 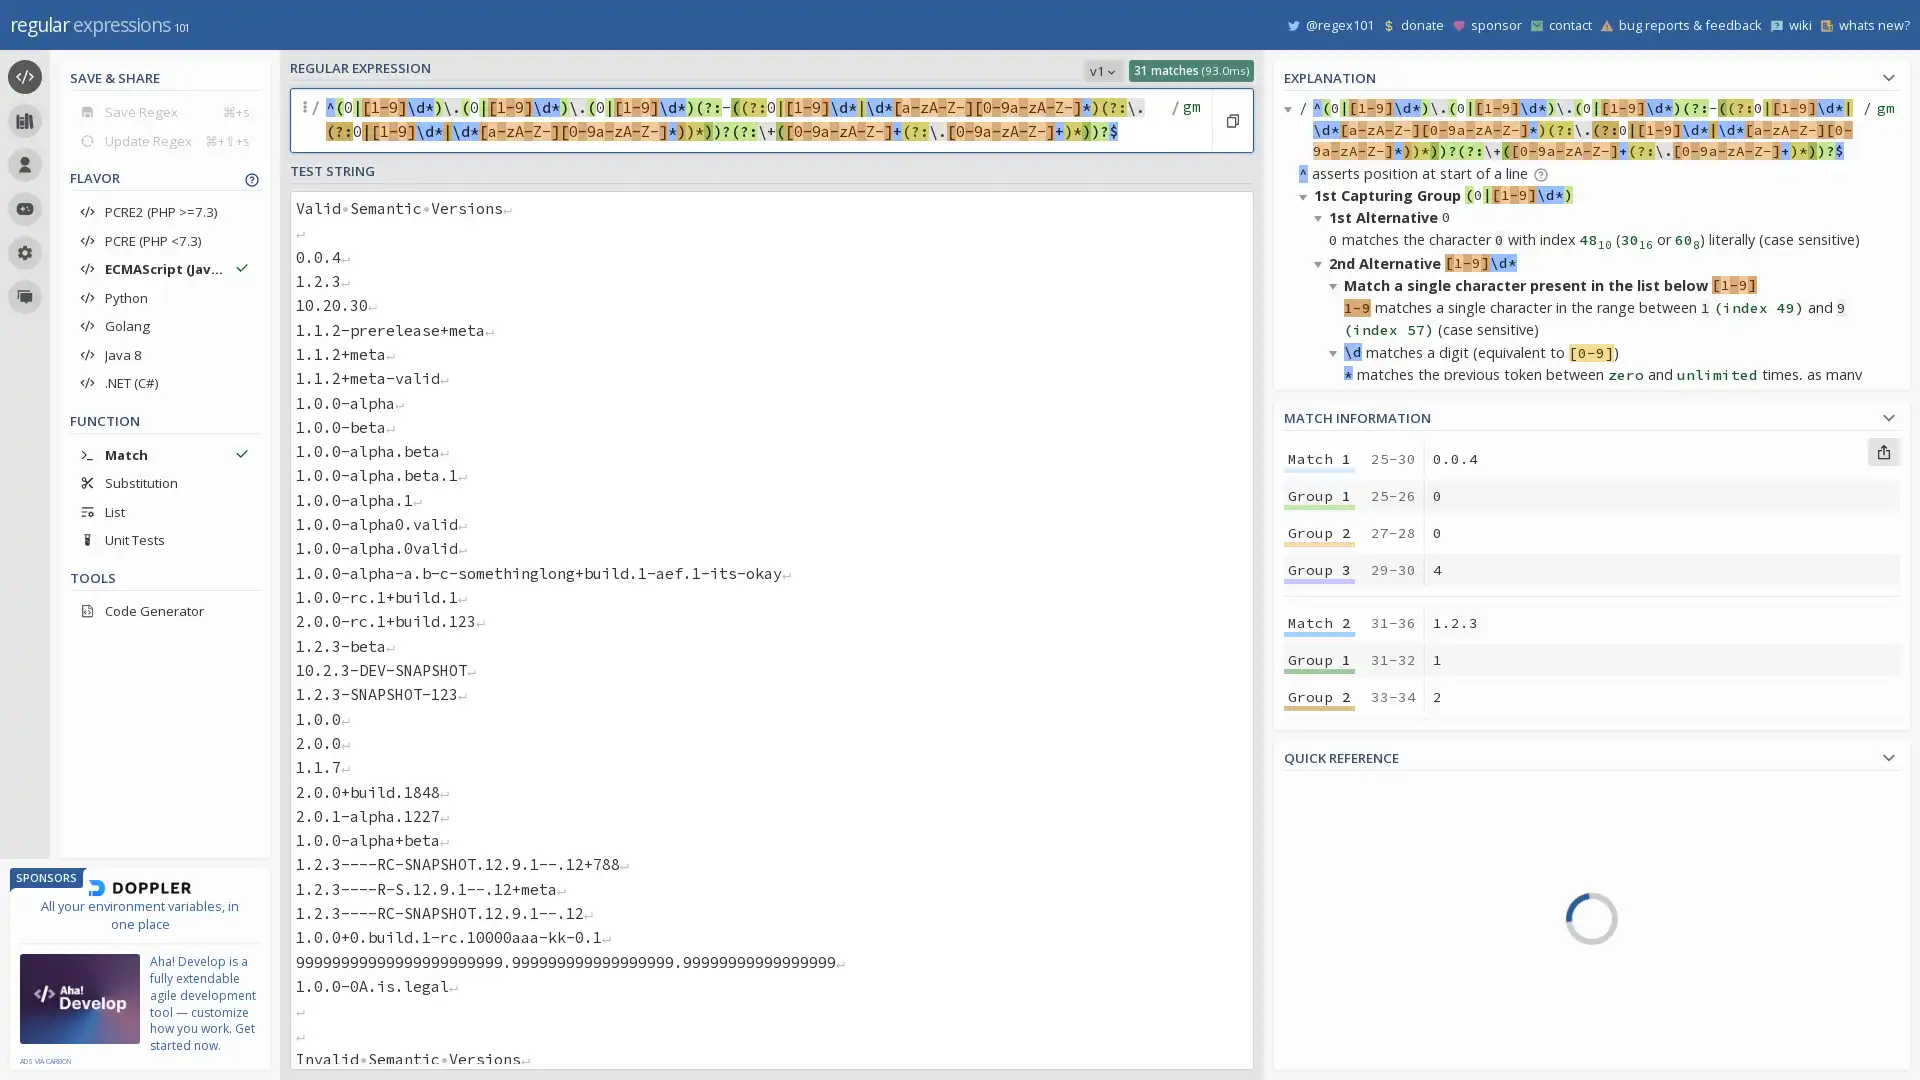 What do you see at coordinates (1189, 120) in the screenshot?
I see `Set Regex Options` at bounding box center [1189, 120].